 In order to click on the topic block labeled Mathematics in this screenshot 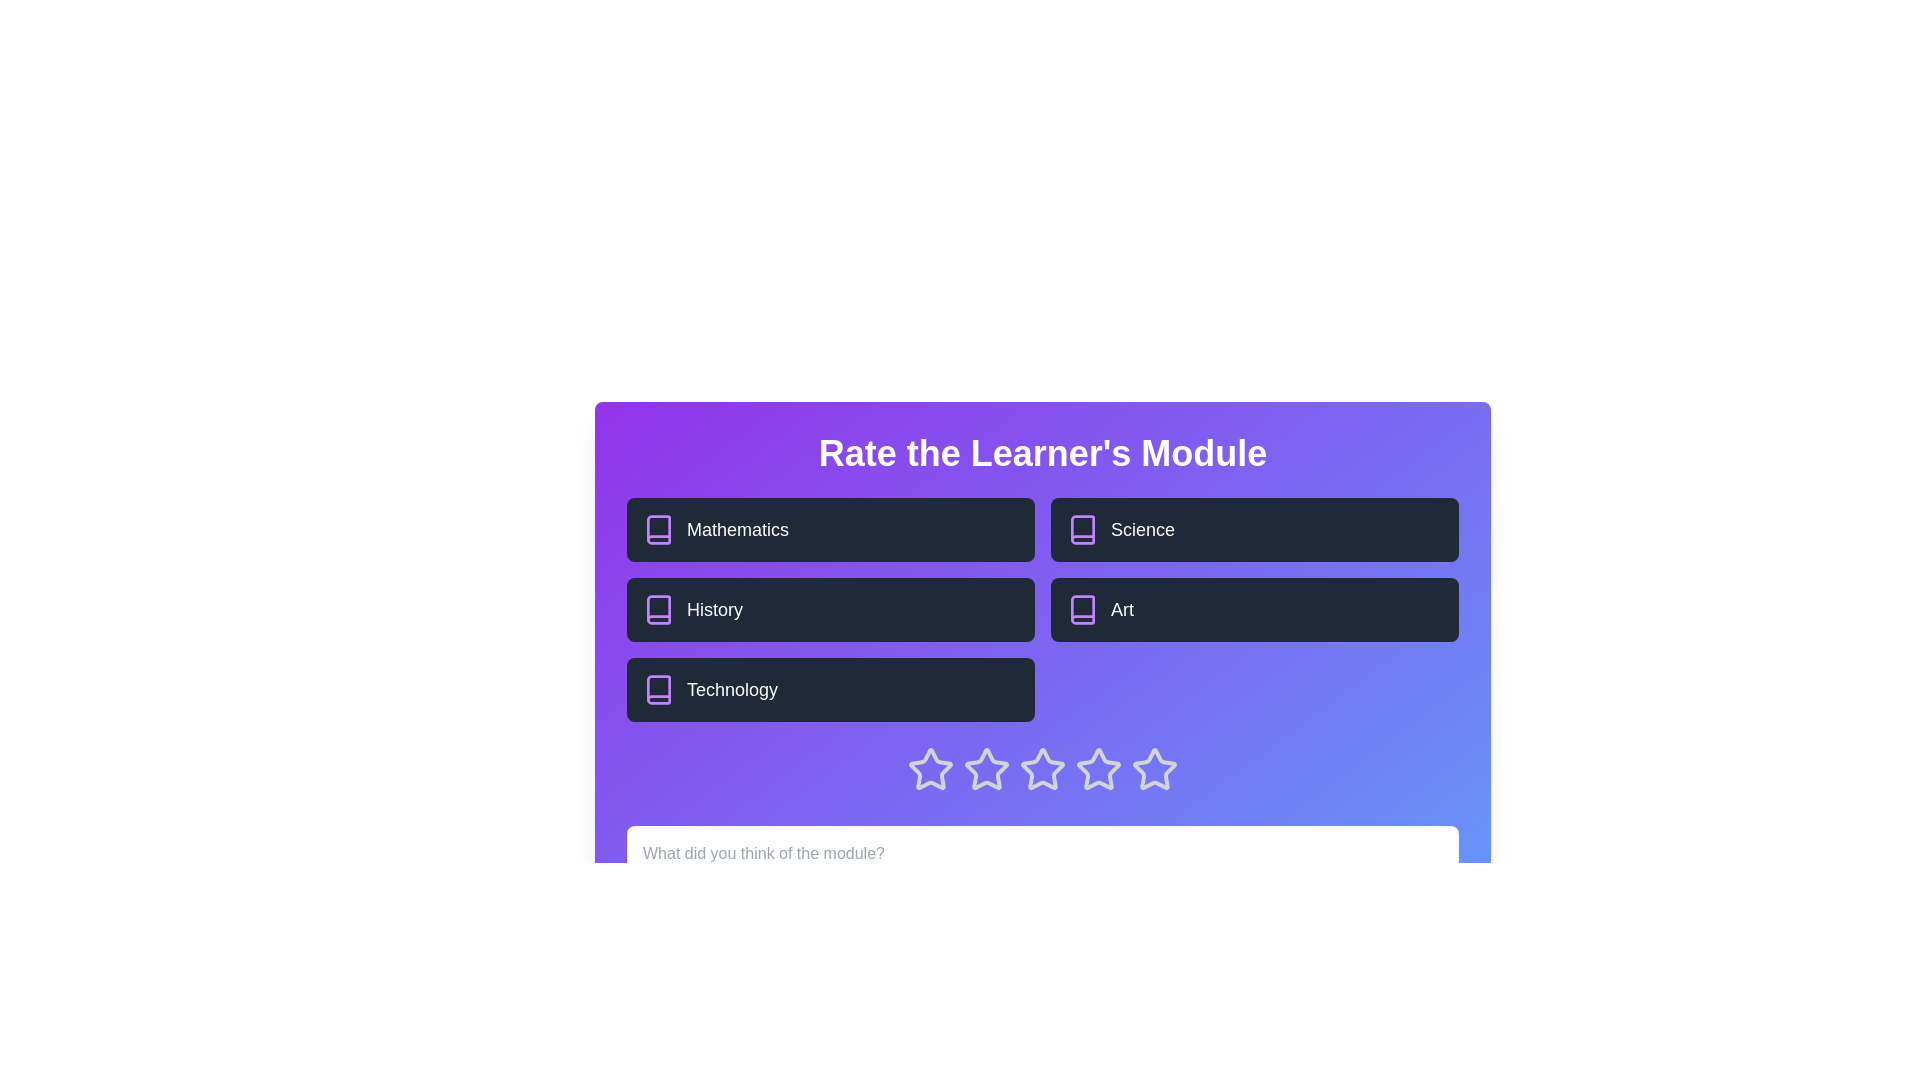, I will do `click(830, 528)`.